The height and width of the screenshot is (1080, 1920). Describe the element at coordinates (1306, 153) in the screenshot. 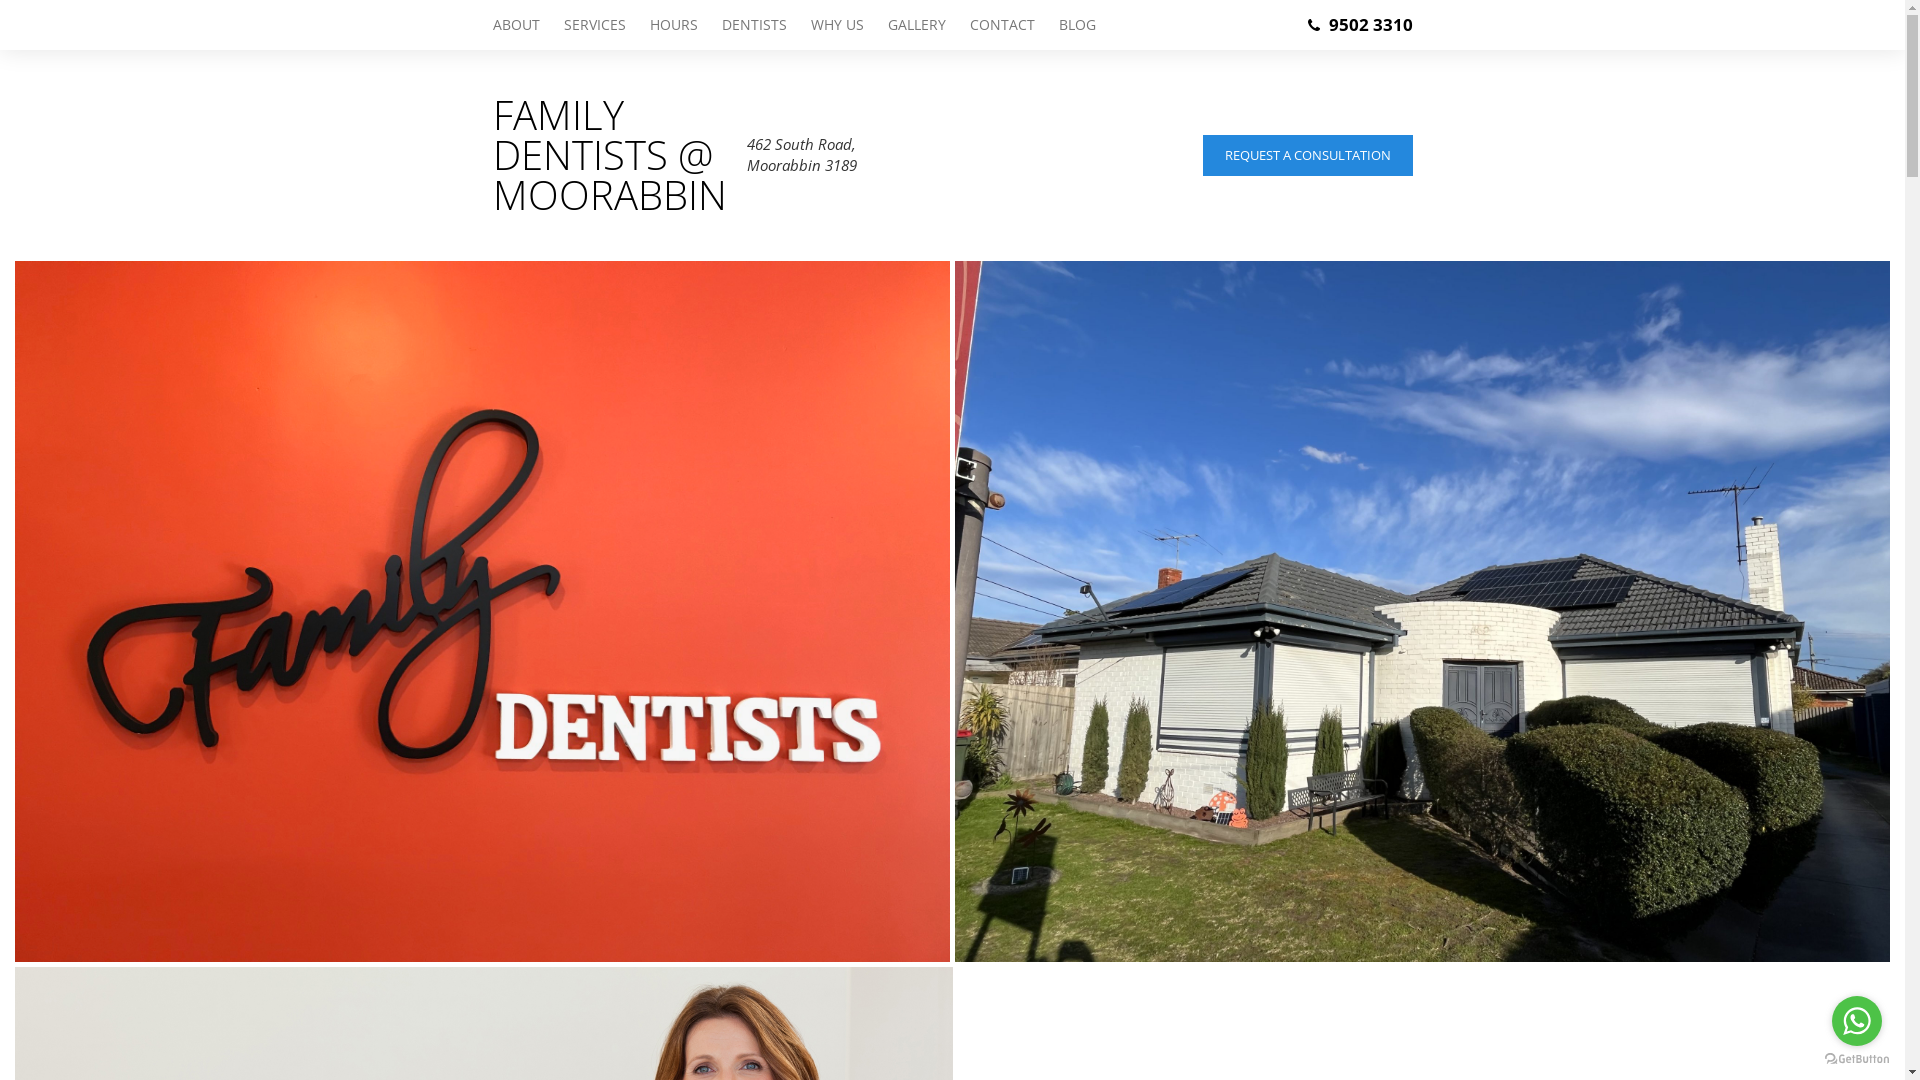

I see `'REQUEST A CONSULTATION'` at that location.